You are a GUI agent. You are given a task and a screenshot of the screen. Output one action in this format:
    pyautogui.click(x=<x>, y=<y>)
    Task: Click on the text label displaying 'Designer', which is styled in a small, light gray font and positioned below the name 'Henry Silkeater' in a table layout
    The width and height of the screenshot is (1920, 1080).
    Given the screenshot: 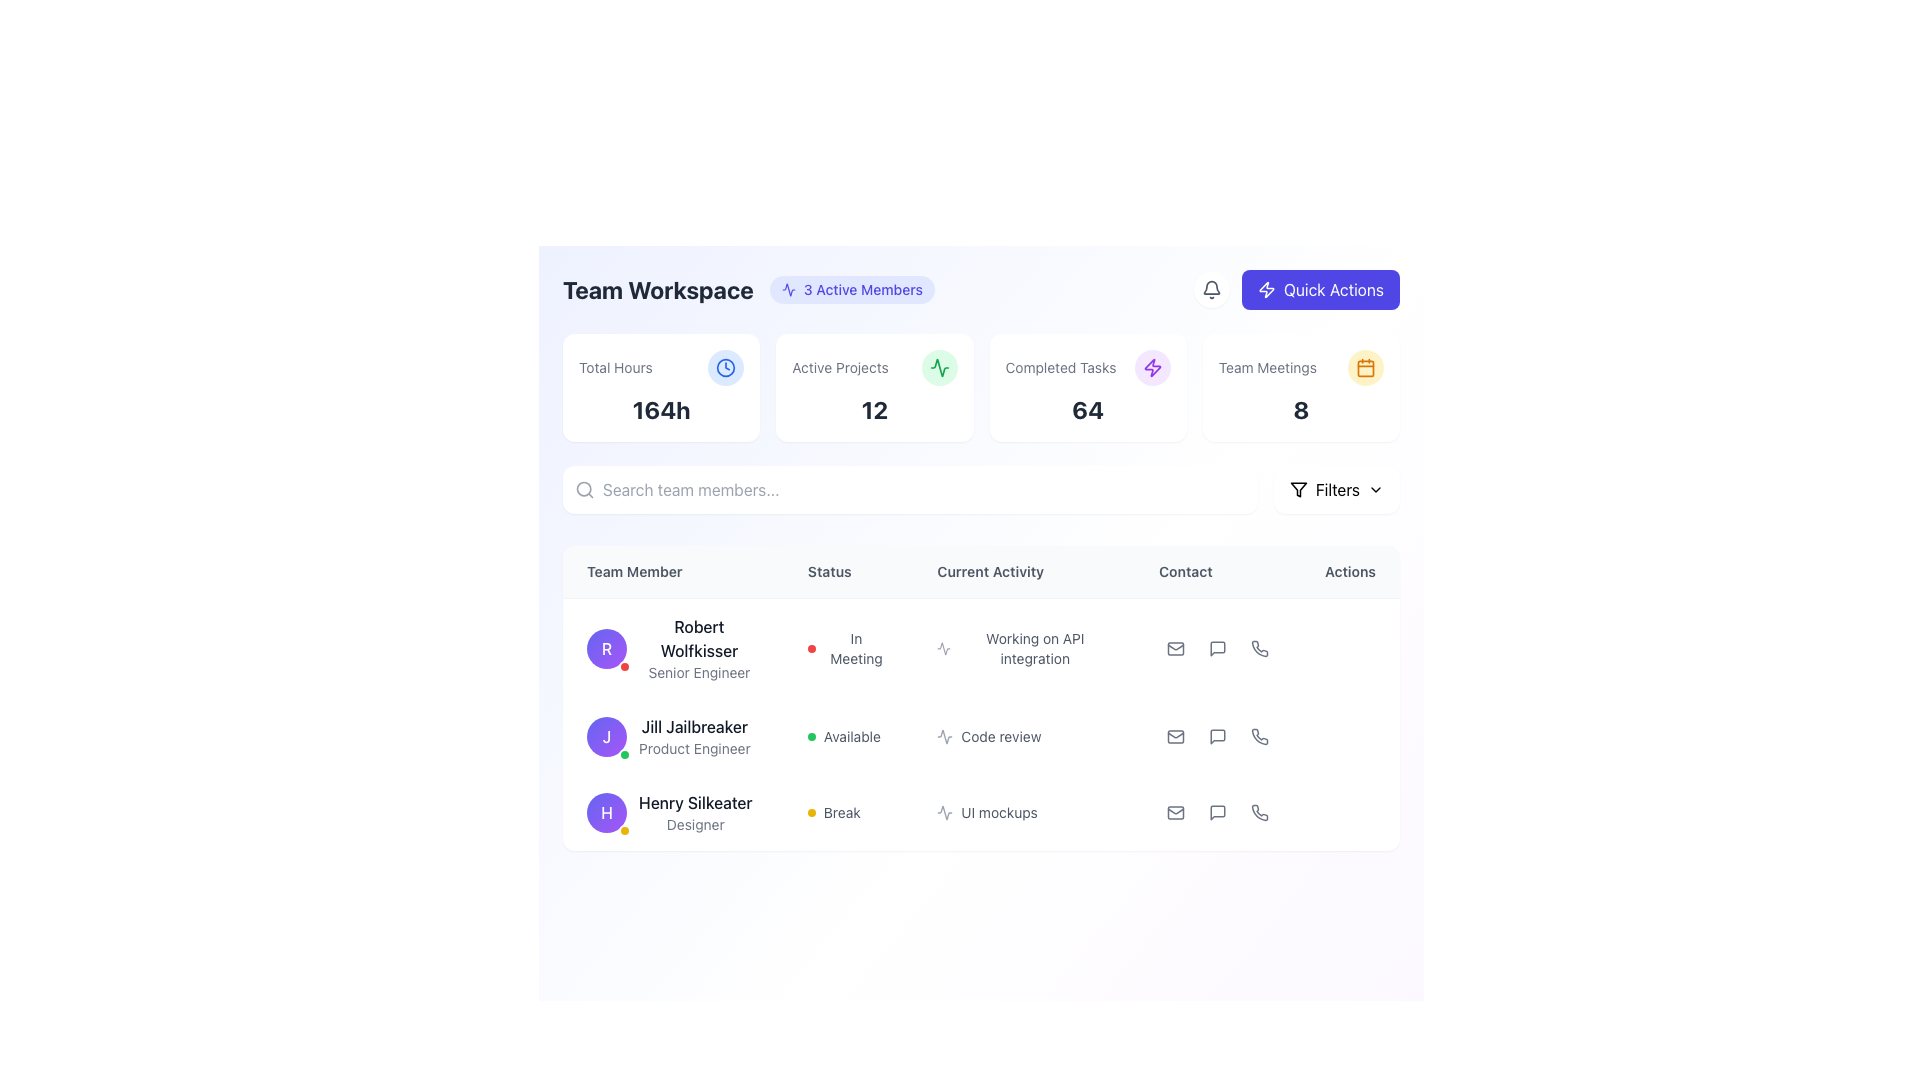 What is the action you would take?
    pyautogui.click(x=695, y=825)
    